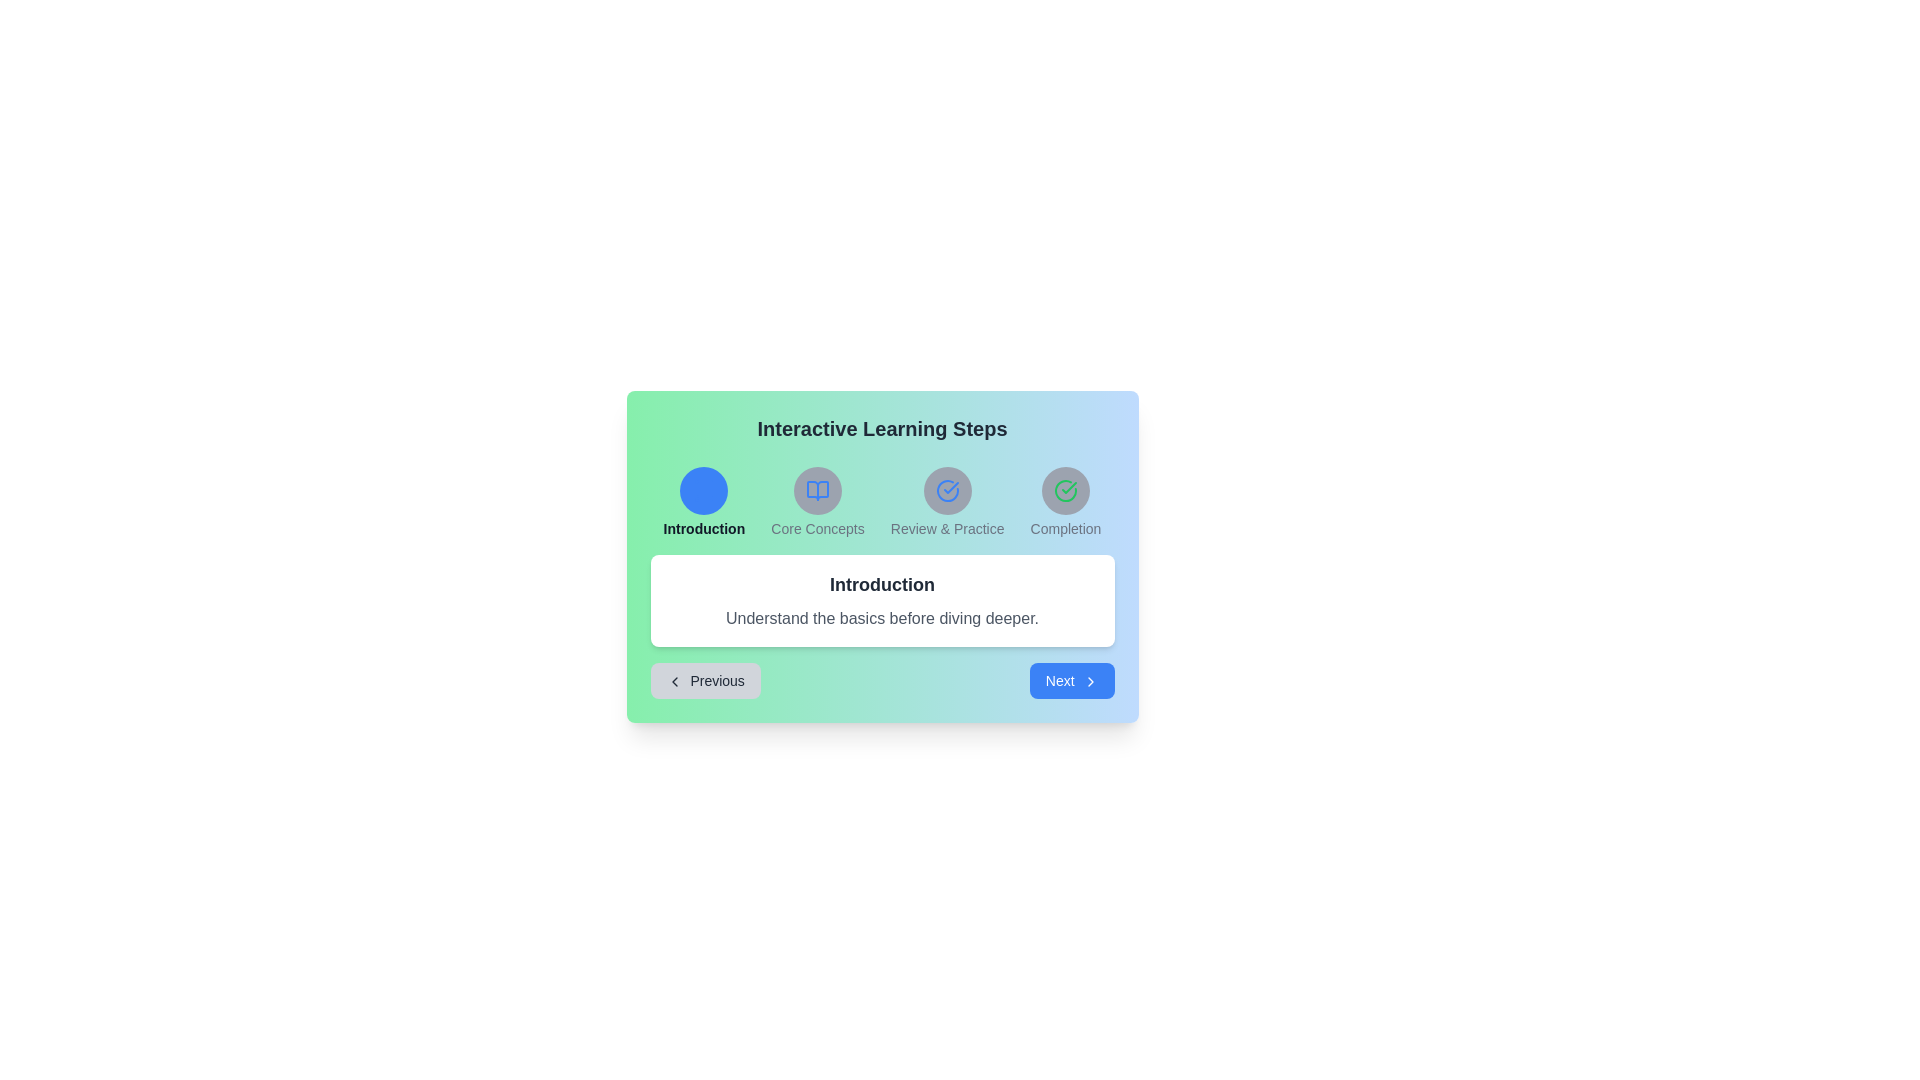 Image resolution: width=1920 pixels, height=1080 pixels. Describe the element at coordinates (1064, 527) in the screenshot. I see `the 'Completion' label in the 'Interactive Learning Steps' sequence, which is located in the far-right position of the row below the corresponding circular completion icon` at that location.